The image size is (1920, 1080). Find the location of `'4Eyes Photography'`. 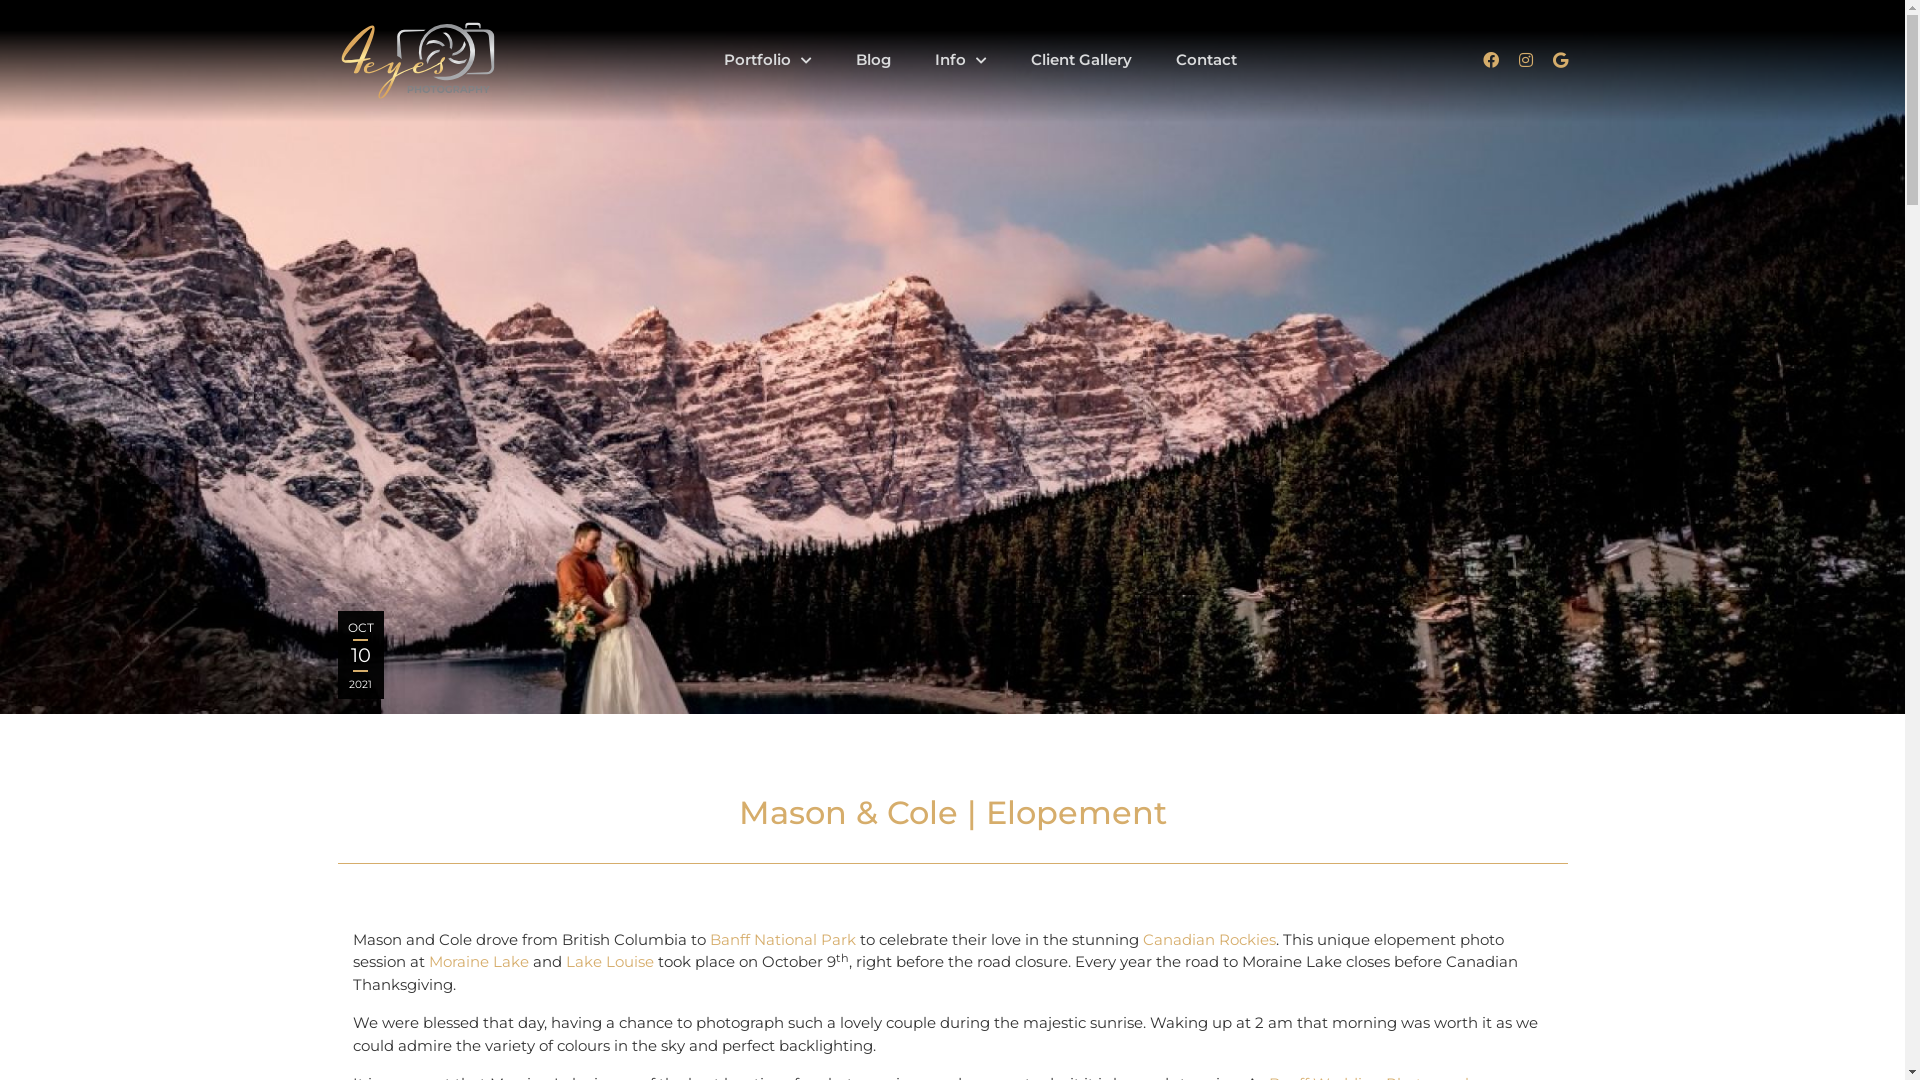

'4Eyes Photography' is located at coordinates (416, 60).